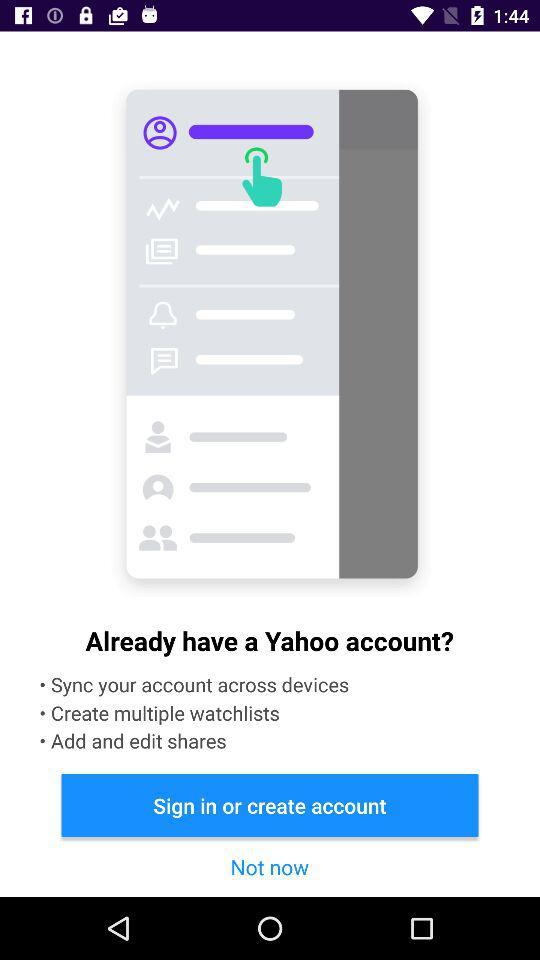 The height and width of the screenshot is (960, 540). Describe the element at coordinates (270, 805) in the screenshot. I see `item above not now icon` at that location.